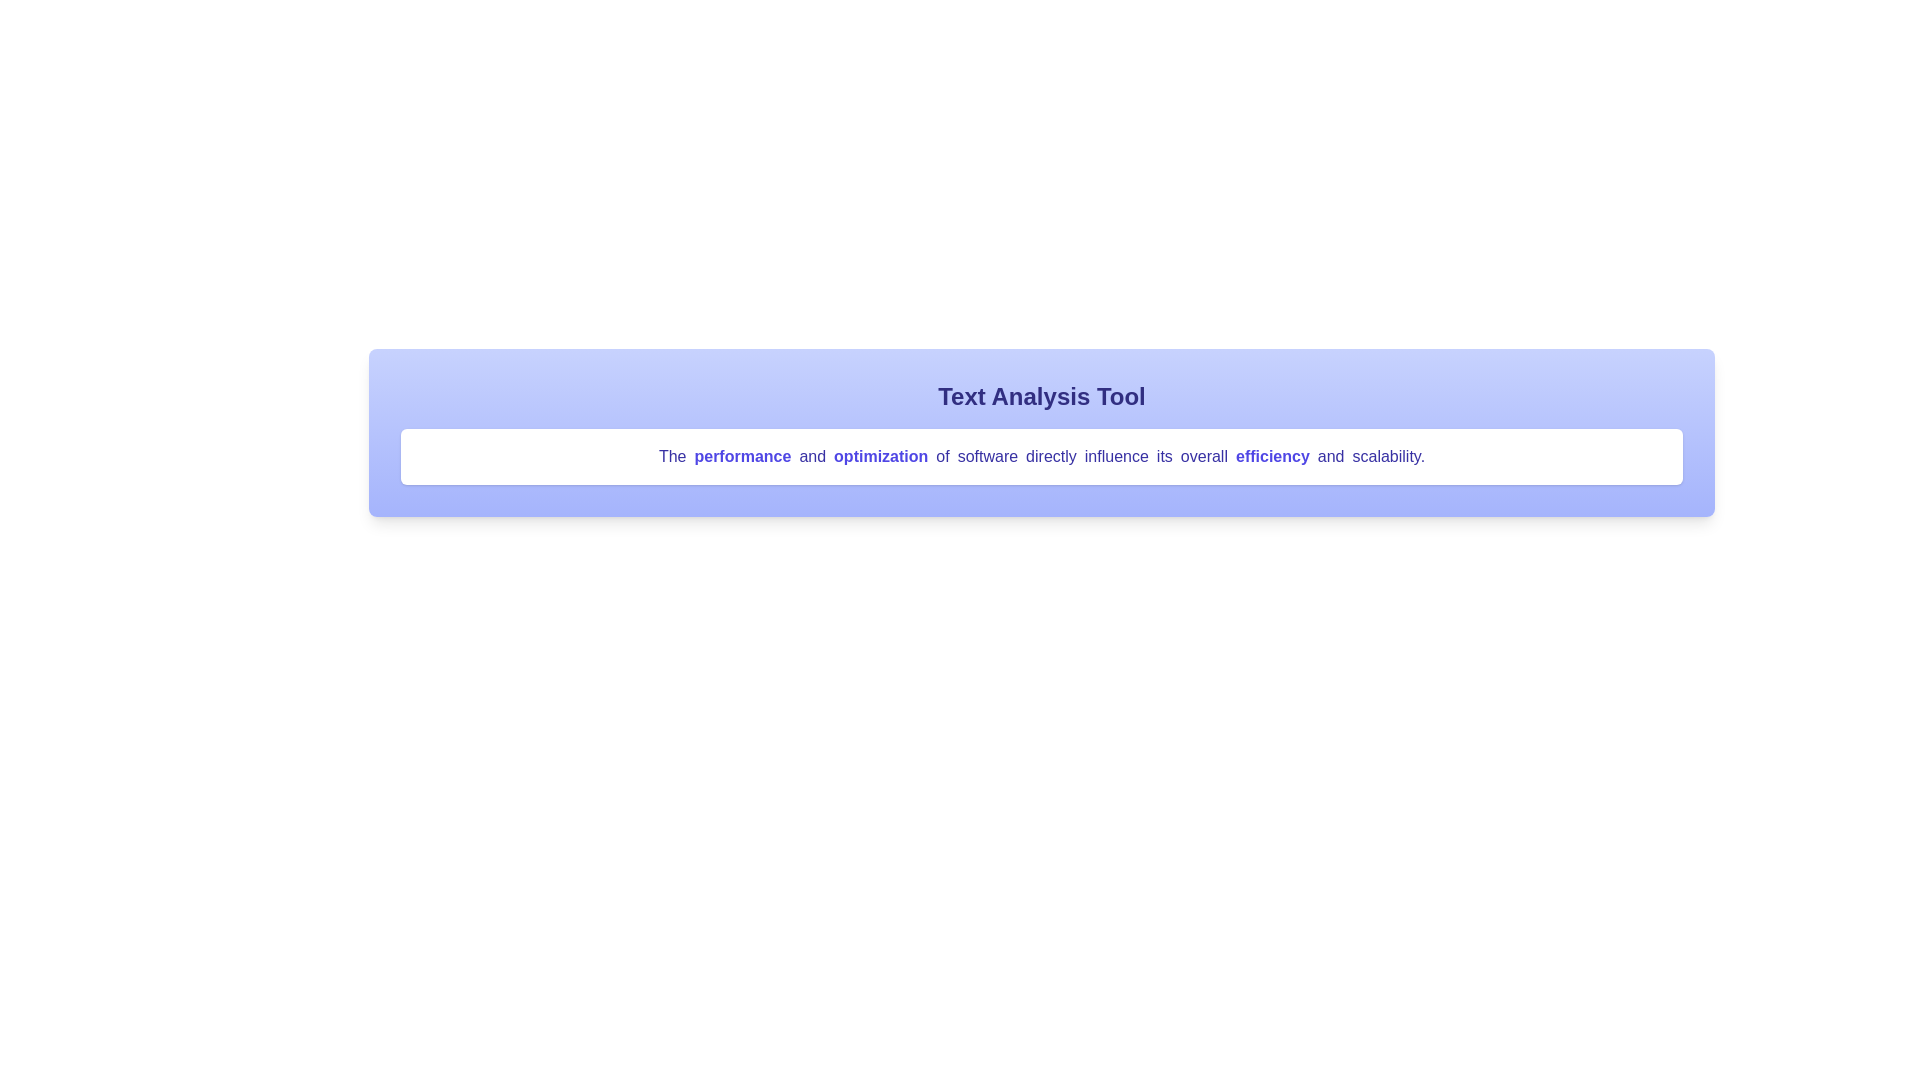  Describe the element at coordinates (1271, 456) in the screenshot. I see `the text label displaying 'efficiency' in bold indigo font within the 'Text Analysis Tool' panel` at that location.